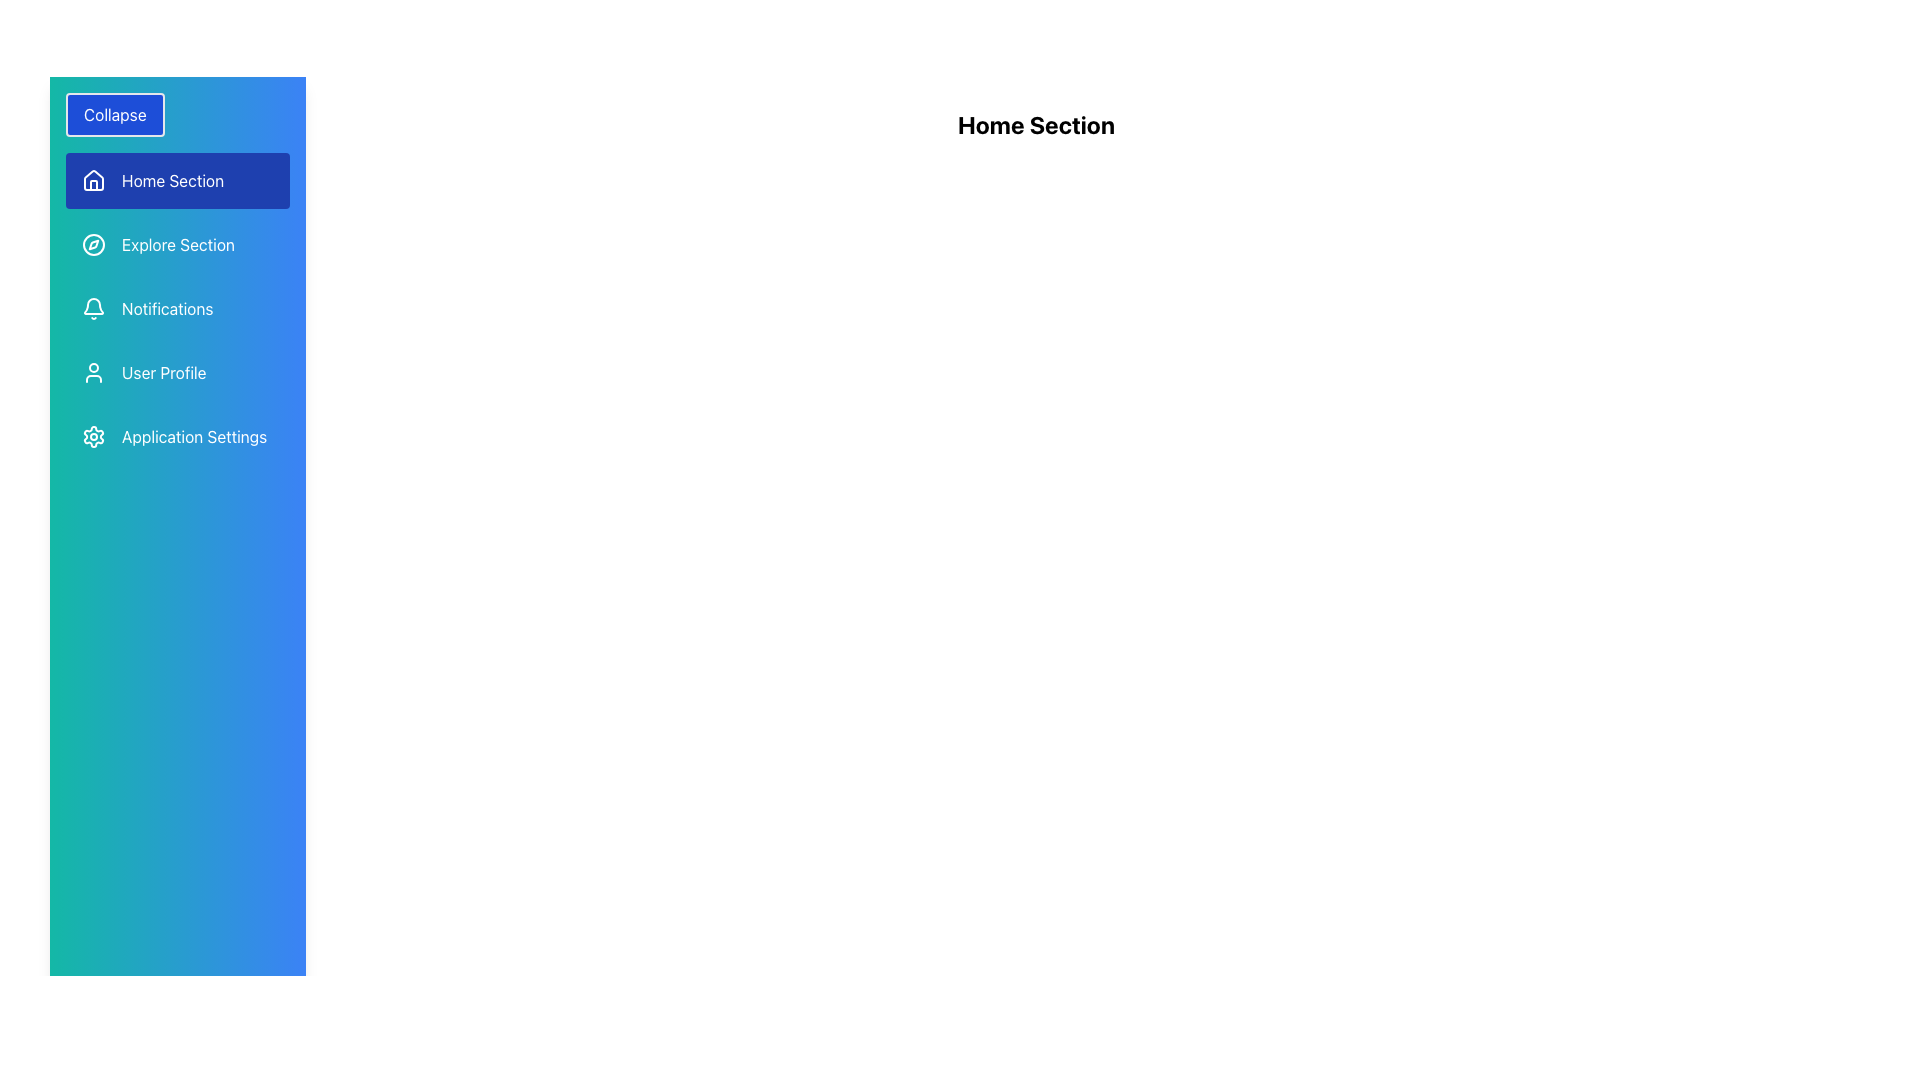 The width and height of the screenshot is (1920, 1080). What do you see at coordinates (93, 306) in the screenshot?
I see `the bottom part of the Notifications bell icon in the vertical navigation bar, which is styled with a blue gradient` at bounding box center [93, 306].